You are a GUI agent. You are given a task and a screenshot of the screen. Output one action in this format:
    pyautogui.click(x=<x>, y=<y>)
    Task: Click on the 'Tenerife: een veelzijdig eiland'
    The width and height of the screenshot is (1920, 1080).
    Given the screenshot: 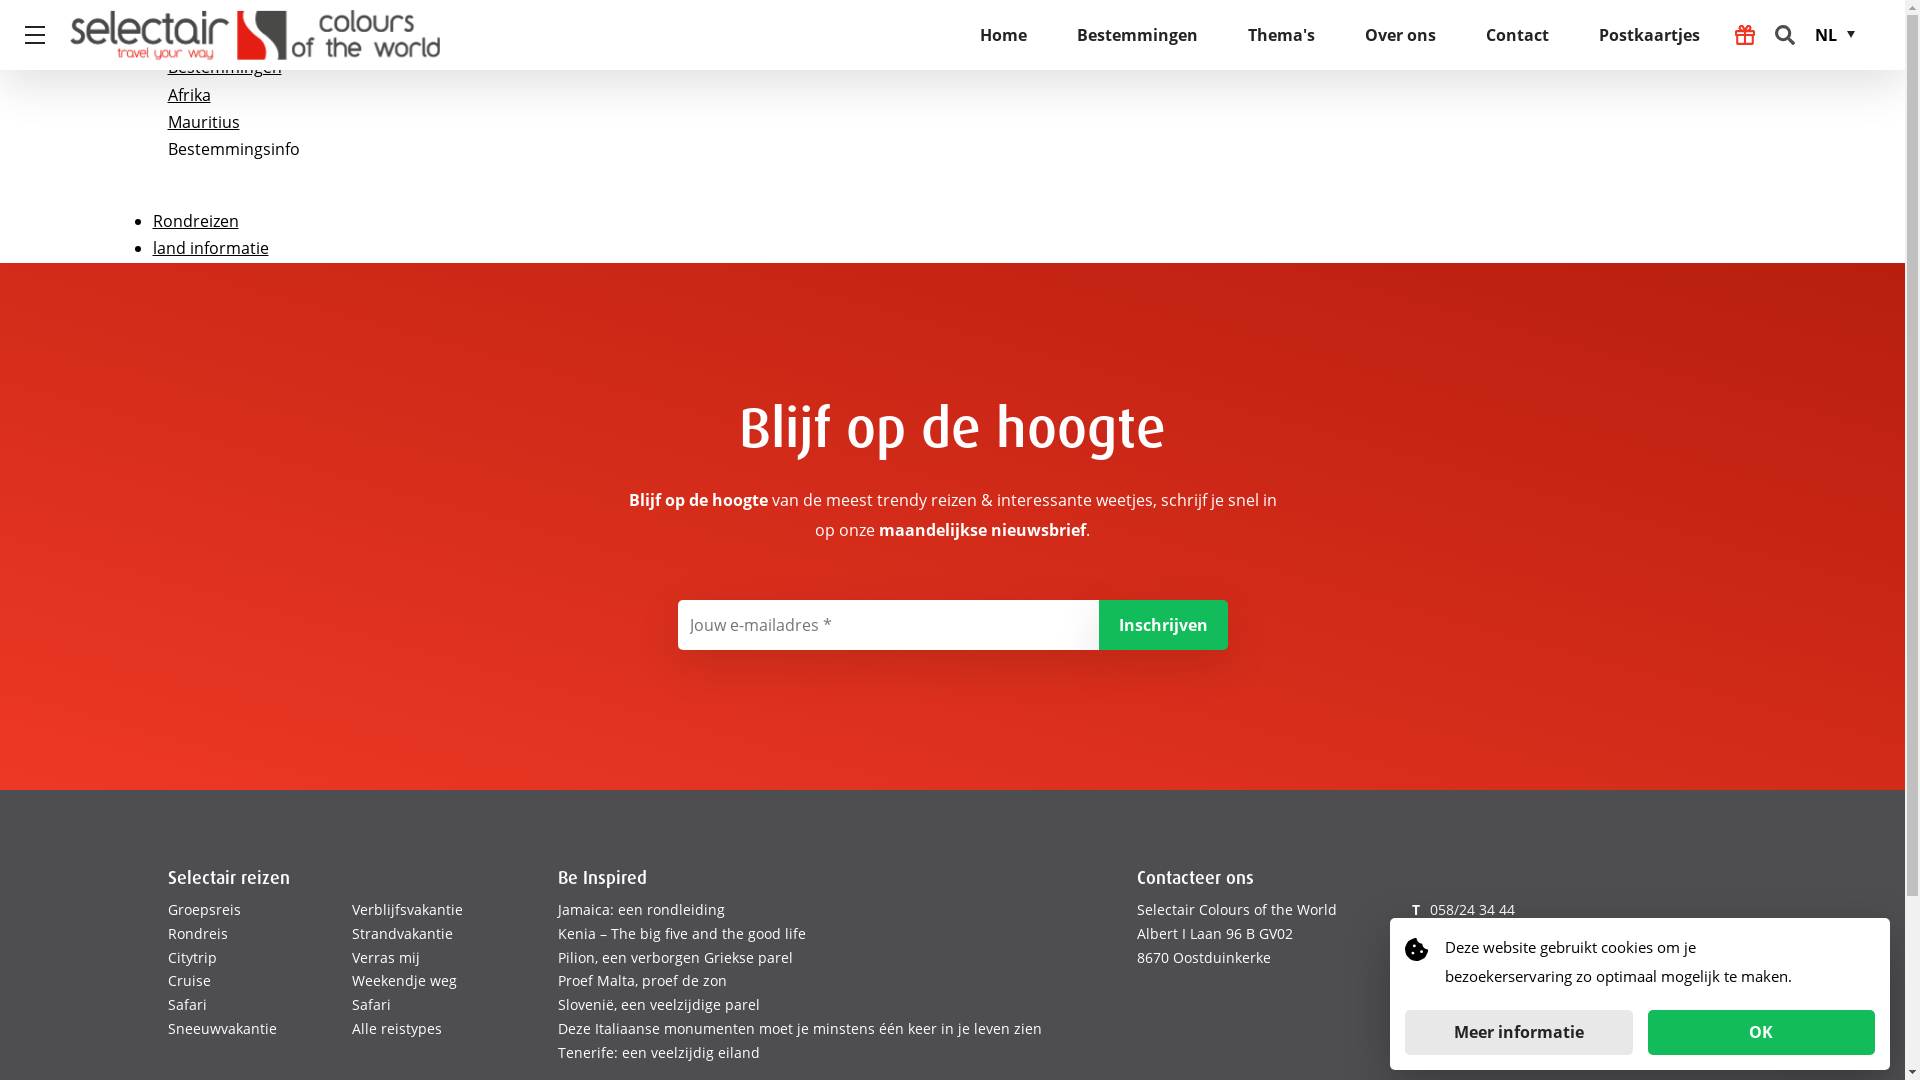 What is the action you would take?
    pyautogui.click(x=557, y=1051)
    